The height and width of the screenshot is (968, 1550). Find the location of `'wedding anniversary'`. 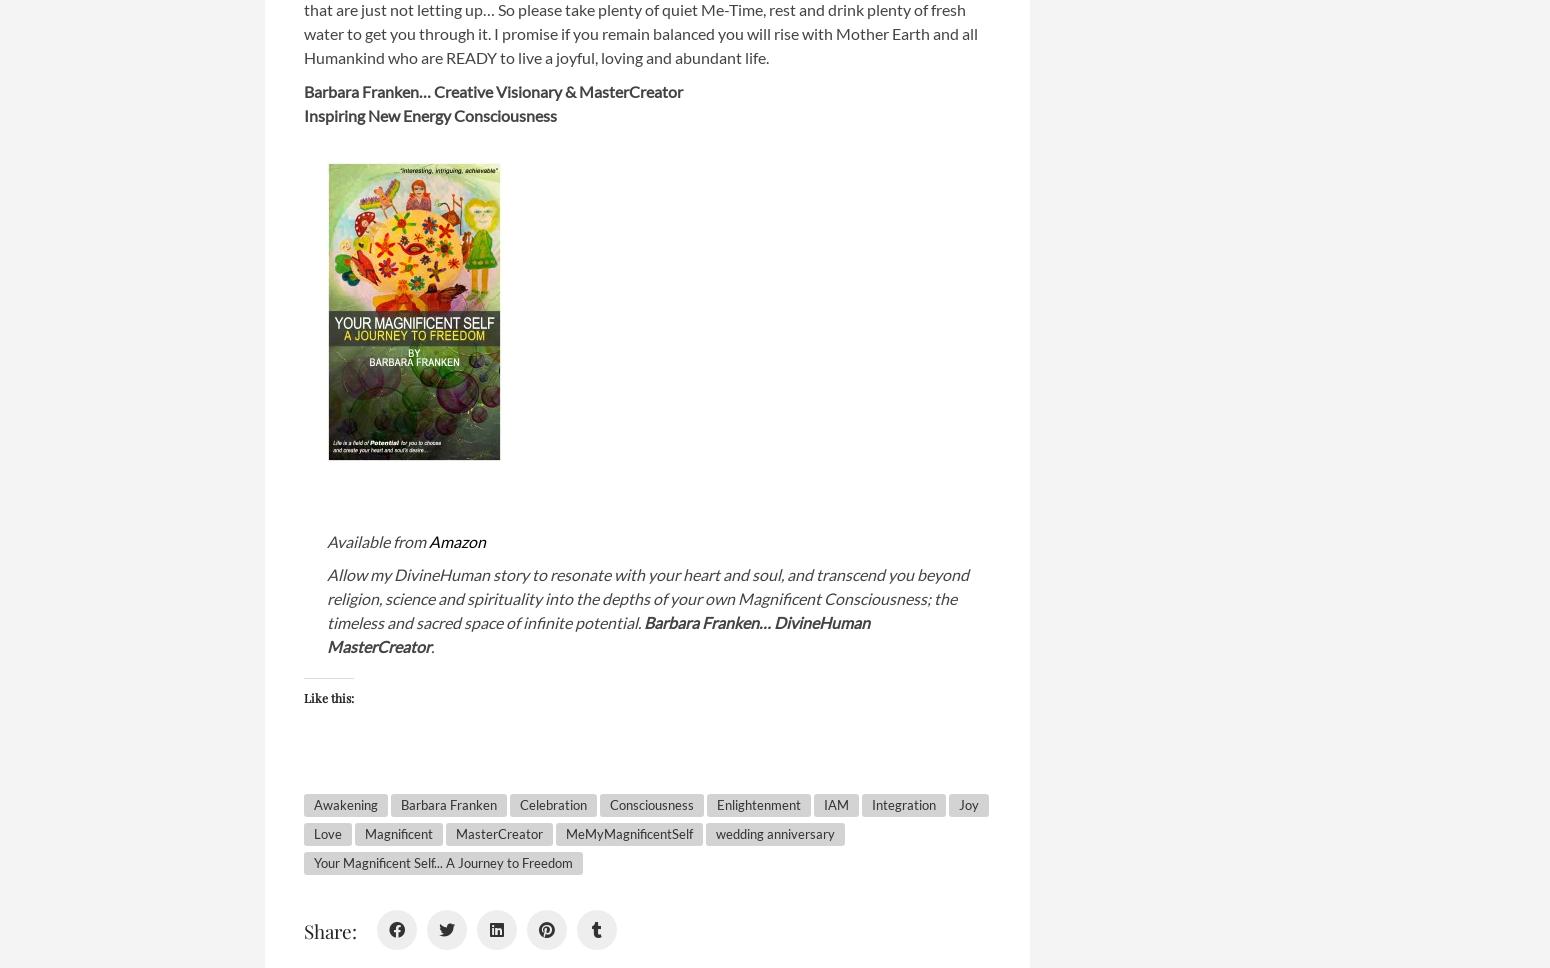

'wedding anniversary' is located at coordinates (775, 832).